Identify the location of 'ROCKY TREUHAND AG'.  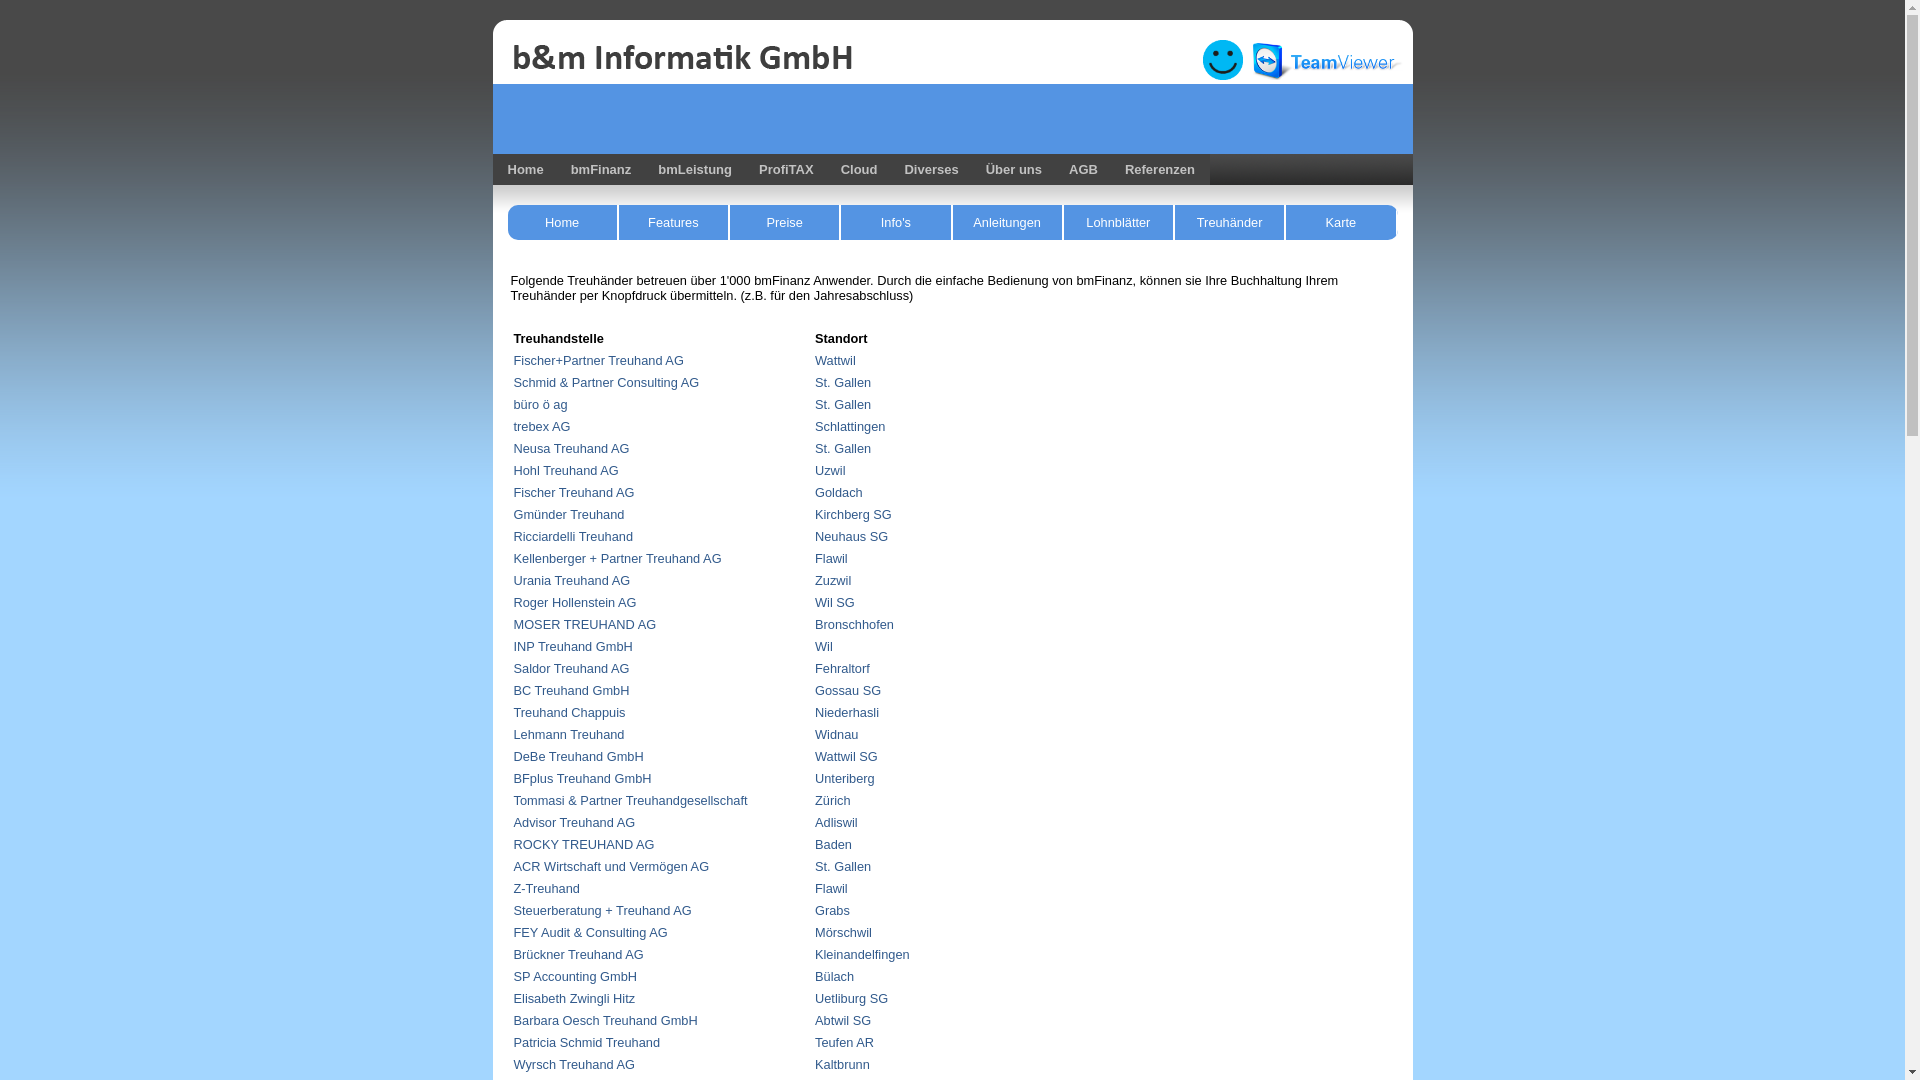
(583, 844).